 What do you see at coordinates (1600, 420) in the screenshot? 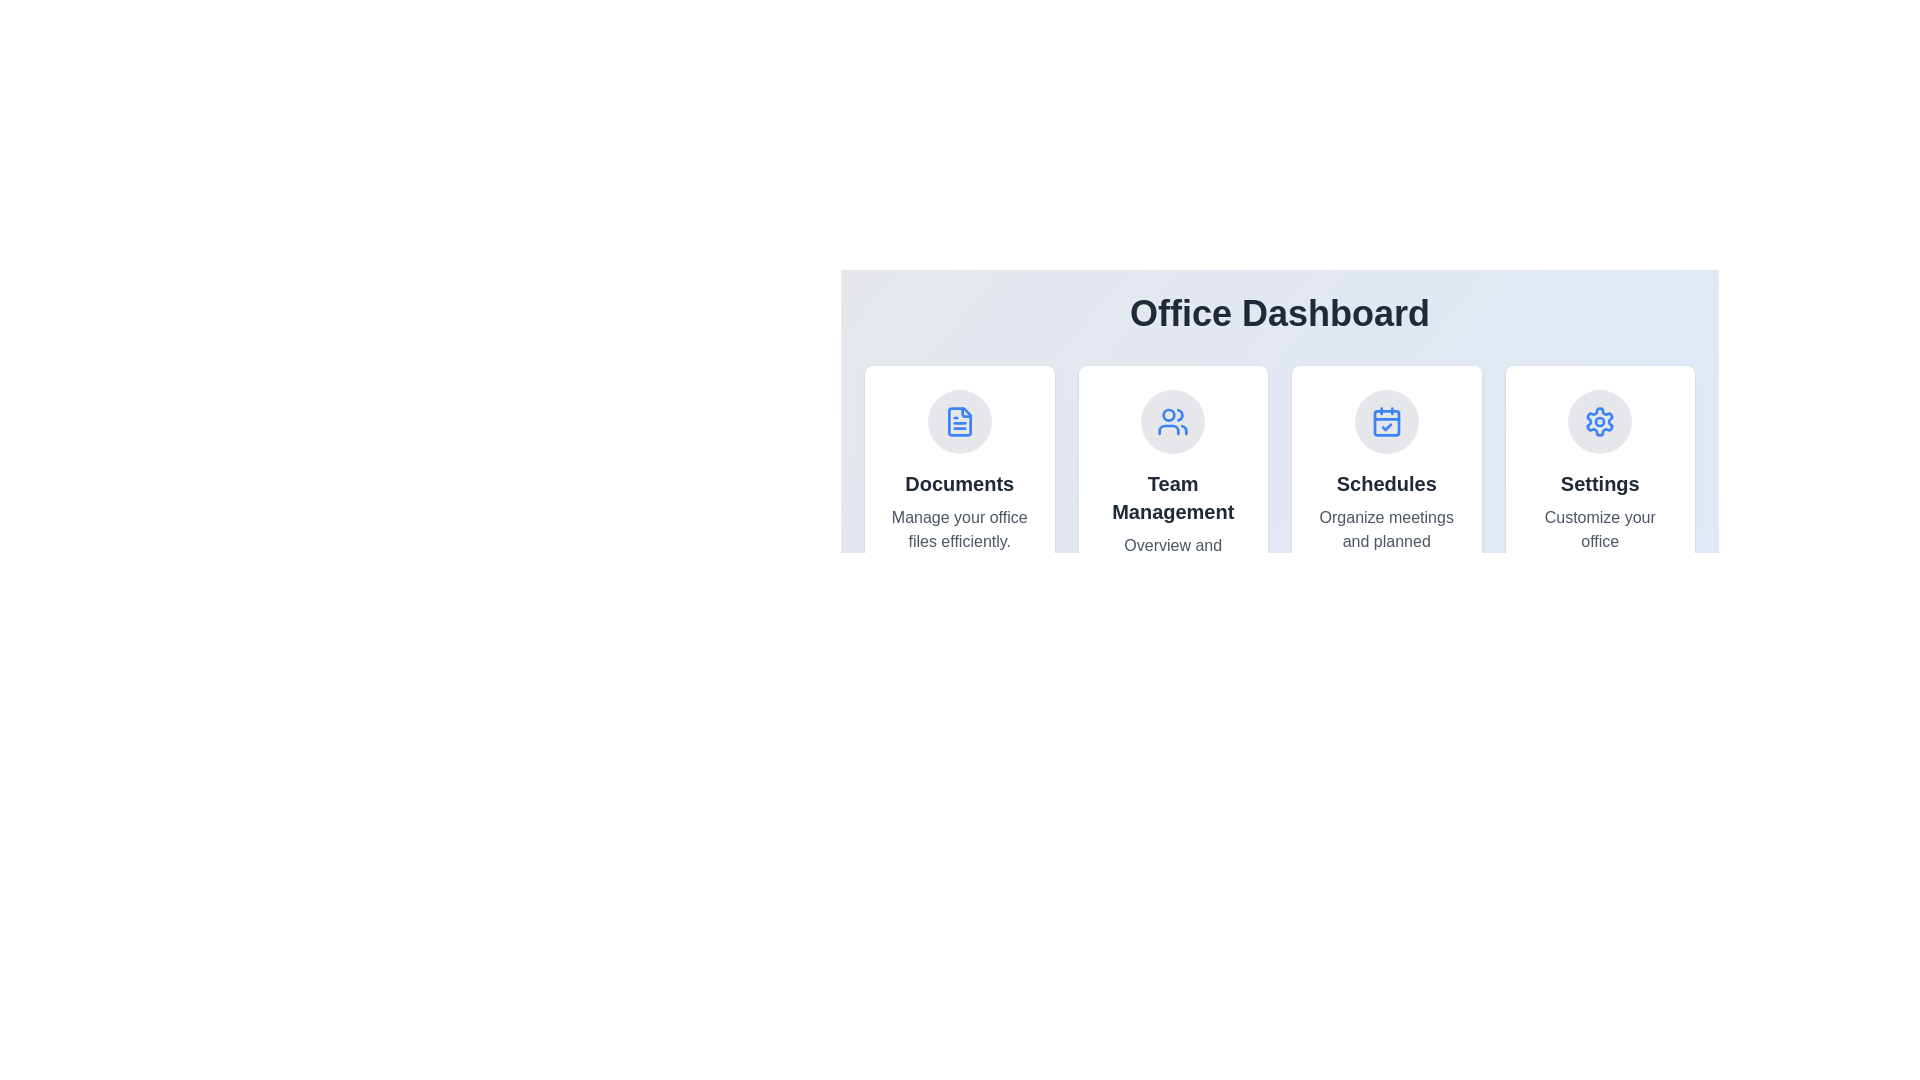
I see `the visual representation of the 'Settings' icon located above the text 'Settings' and 'Customize your office configurations.'` at bounding box center [1600, 420].